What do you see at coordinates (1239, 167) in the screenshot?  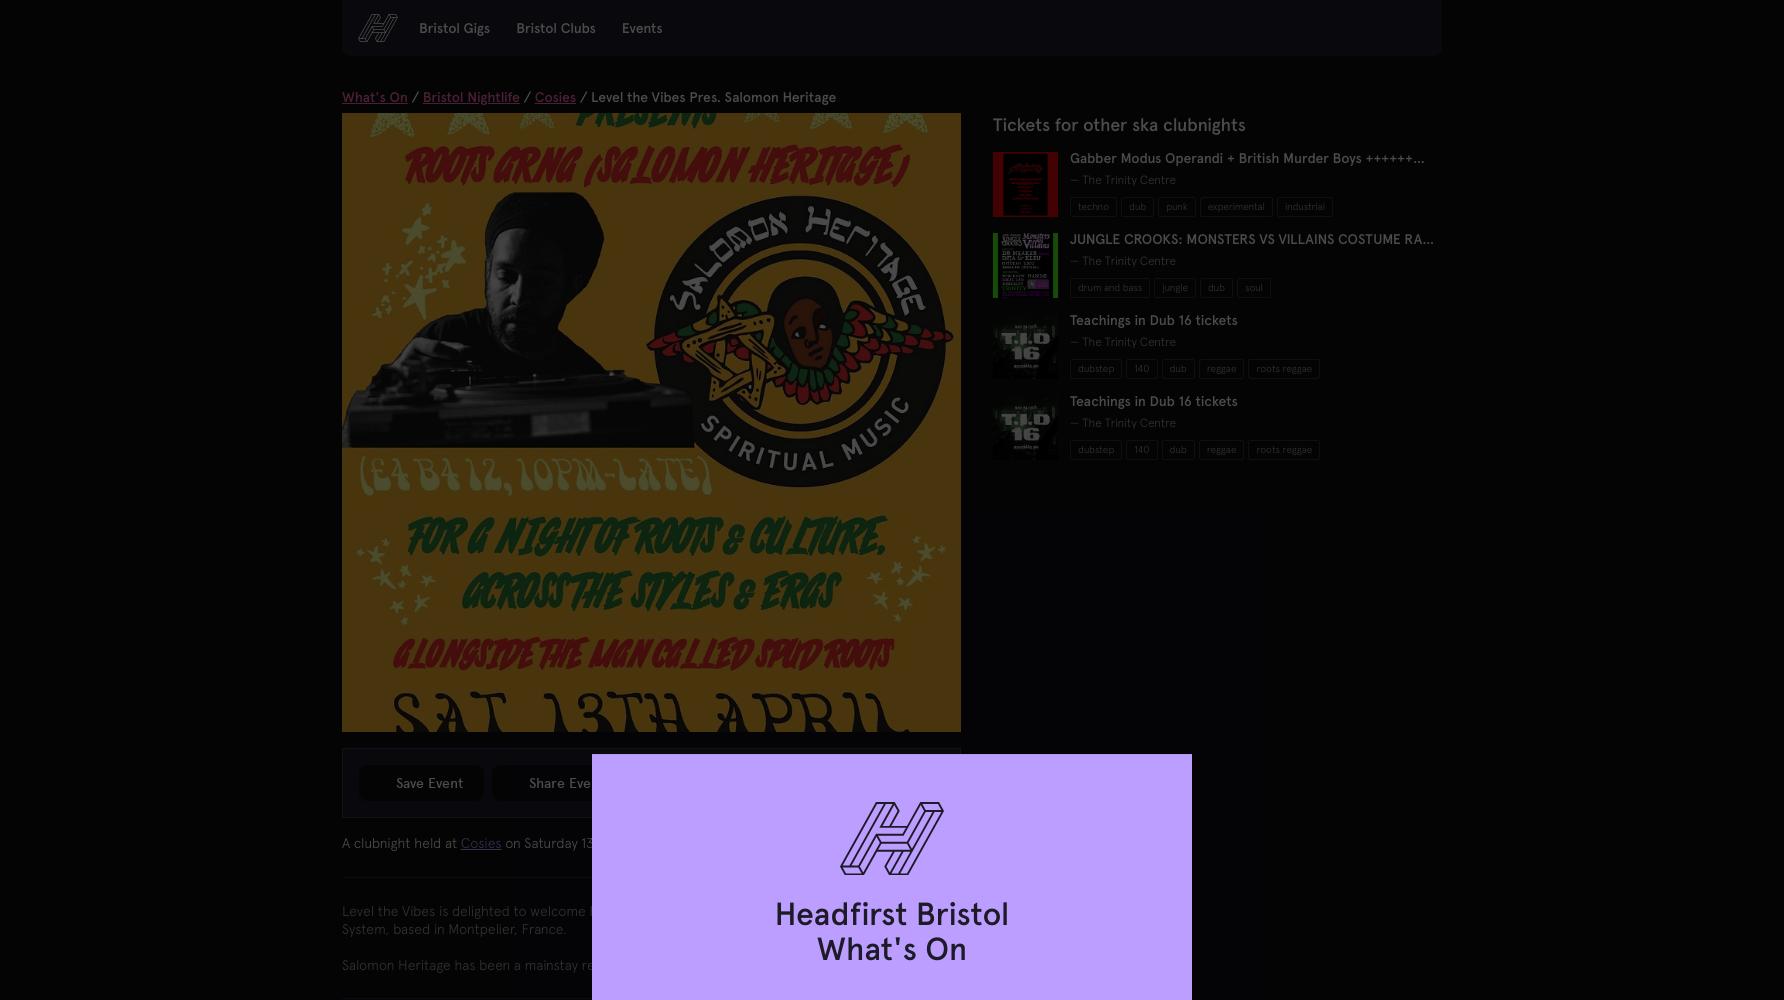 I see `'Gabber Modus Operandi + British Murder Boys ++++++ tickets'` at bounding box center [1239, 167].